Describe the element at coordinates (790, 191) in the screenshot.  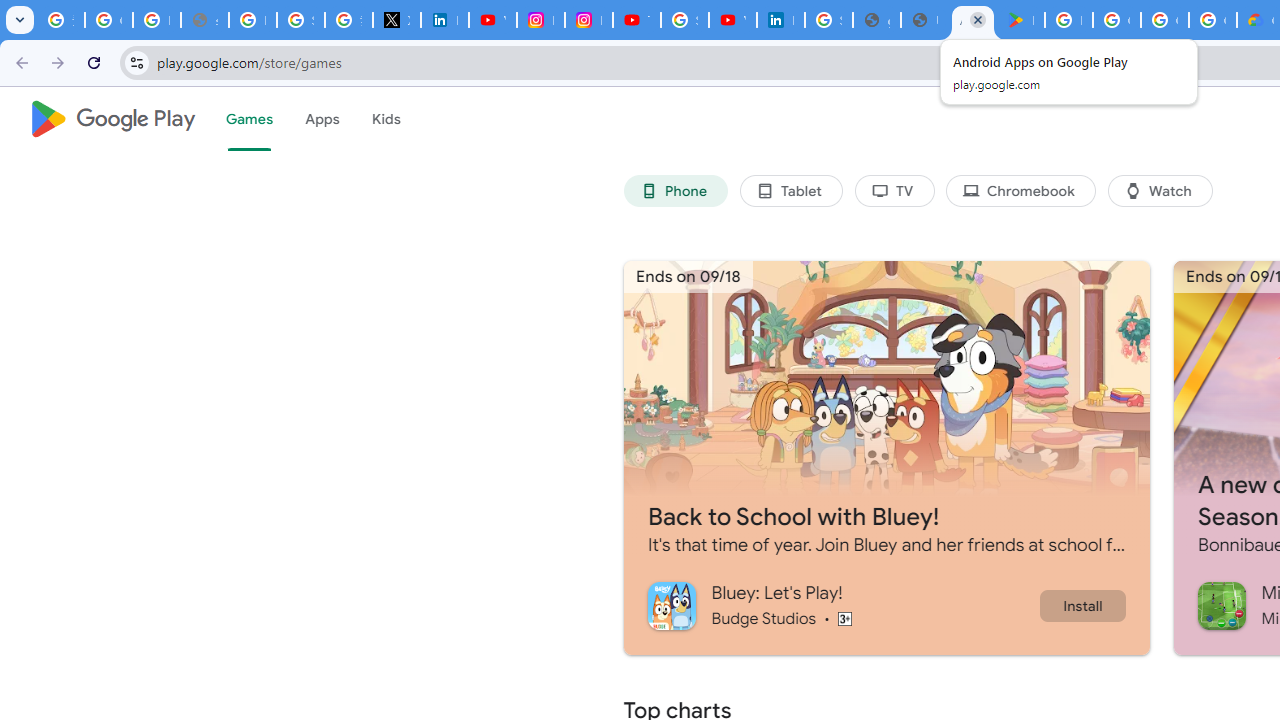
I see `'Tablet'` at that location.